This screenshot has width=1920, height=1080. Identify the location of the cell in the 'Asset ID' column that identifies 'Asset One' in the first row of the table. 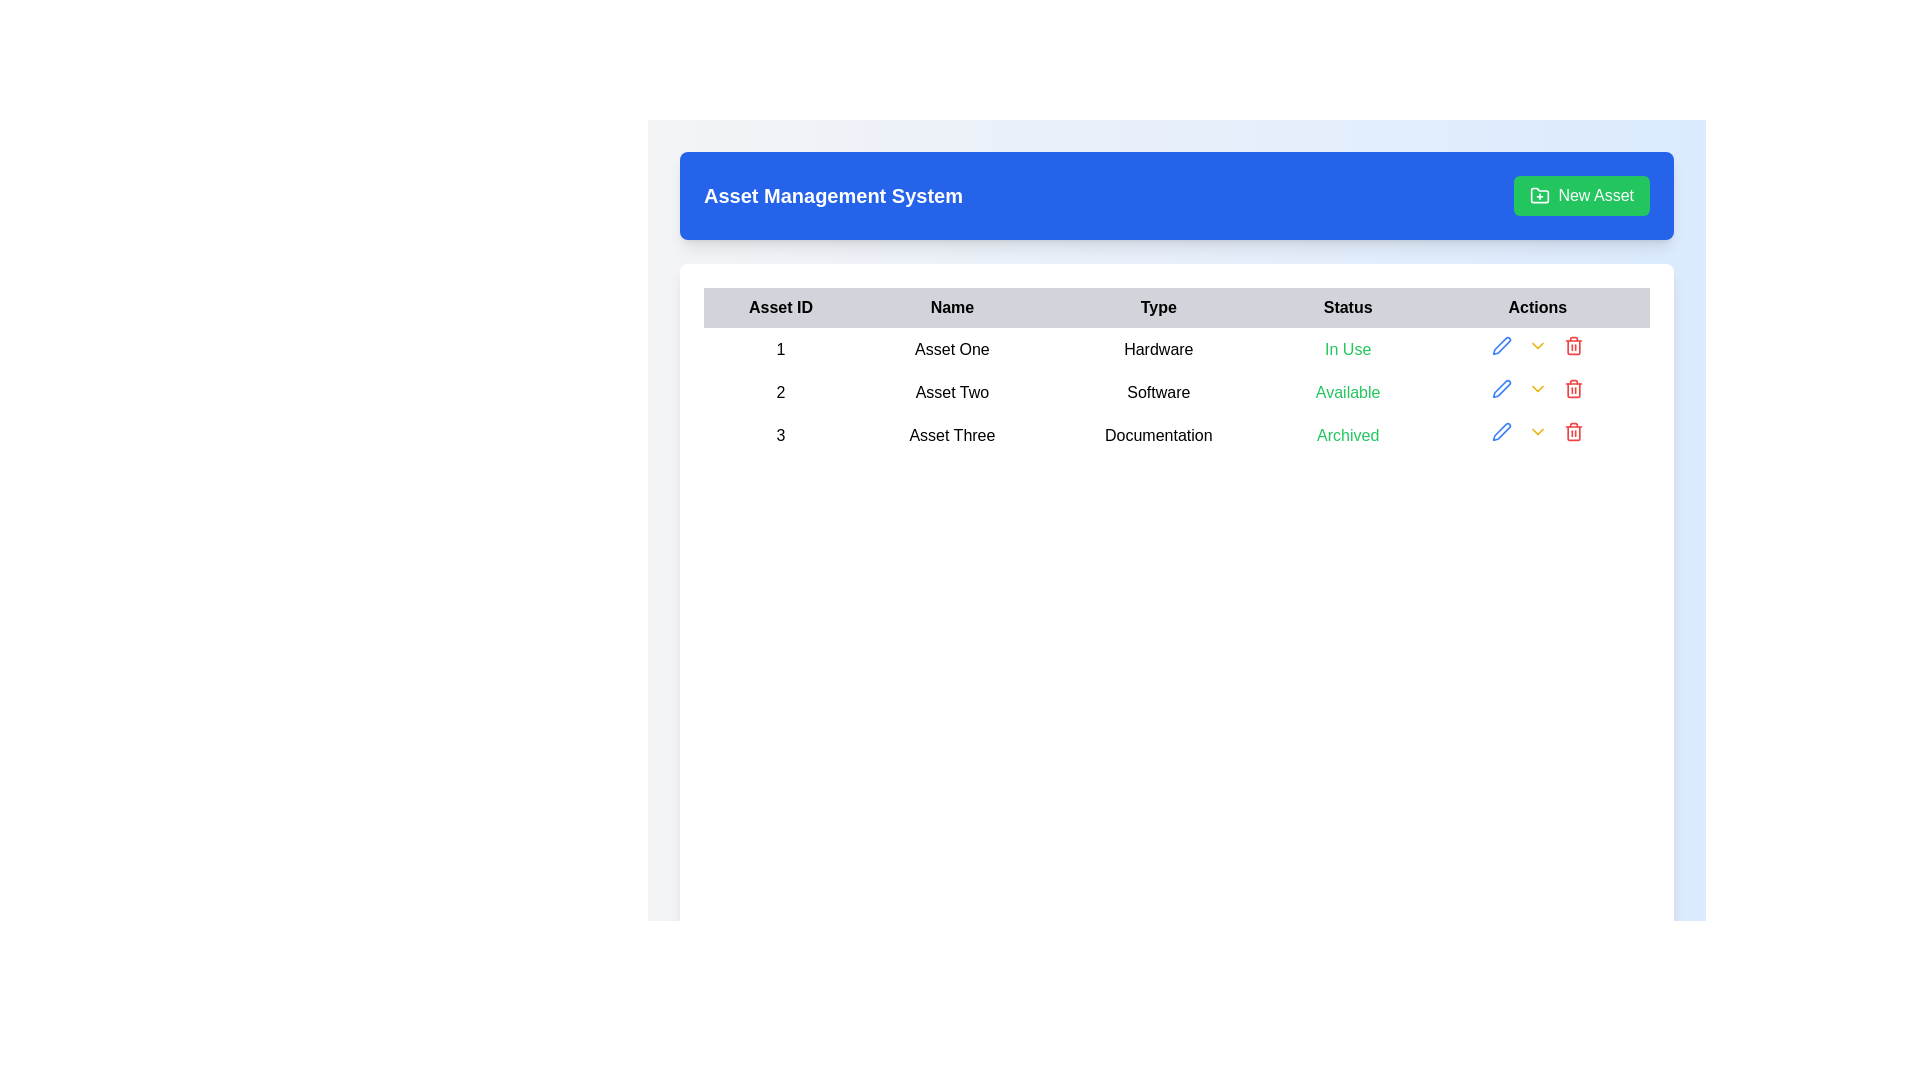
(779, 348).